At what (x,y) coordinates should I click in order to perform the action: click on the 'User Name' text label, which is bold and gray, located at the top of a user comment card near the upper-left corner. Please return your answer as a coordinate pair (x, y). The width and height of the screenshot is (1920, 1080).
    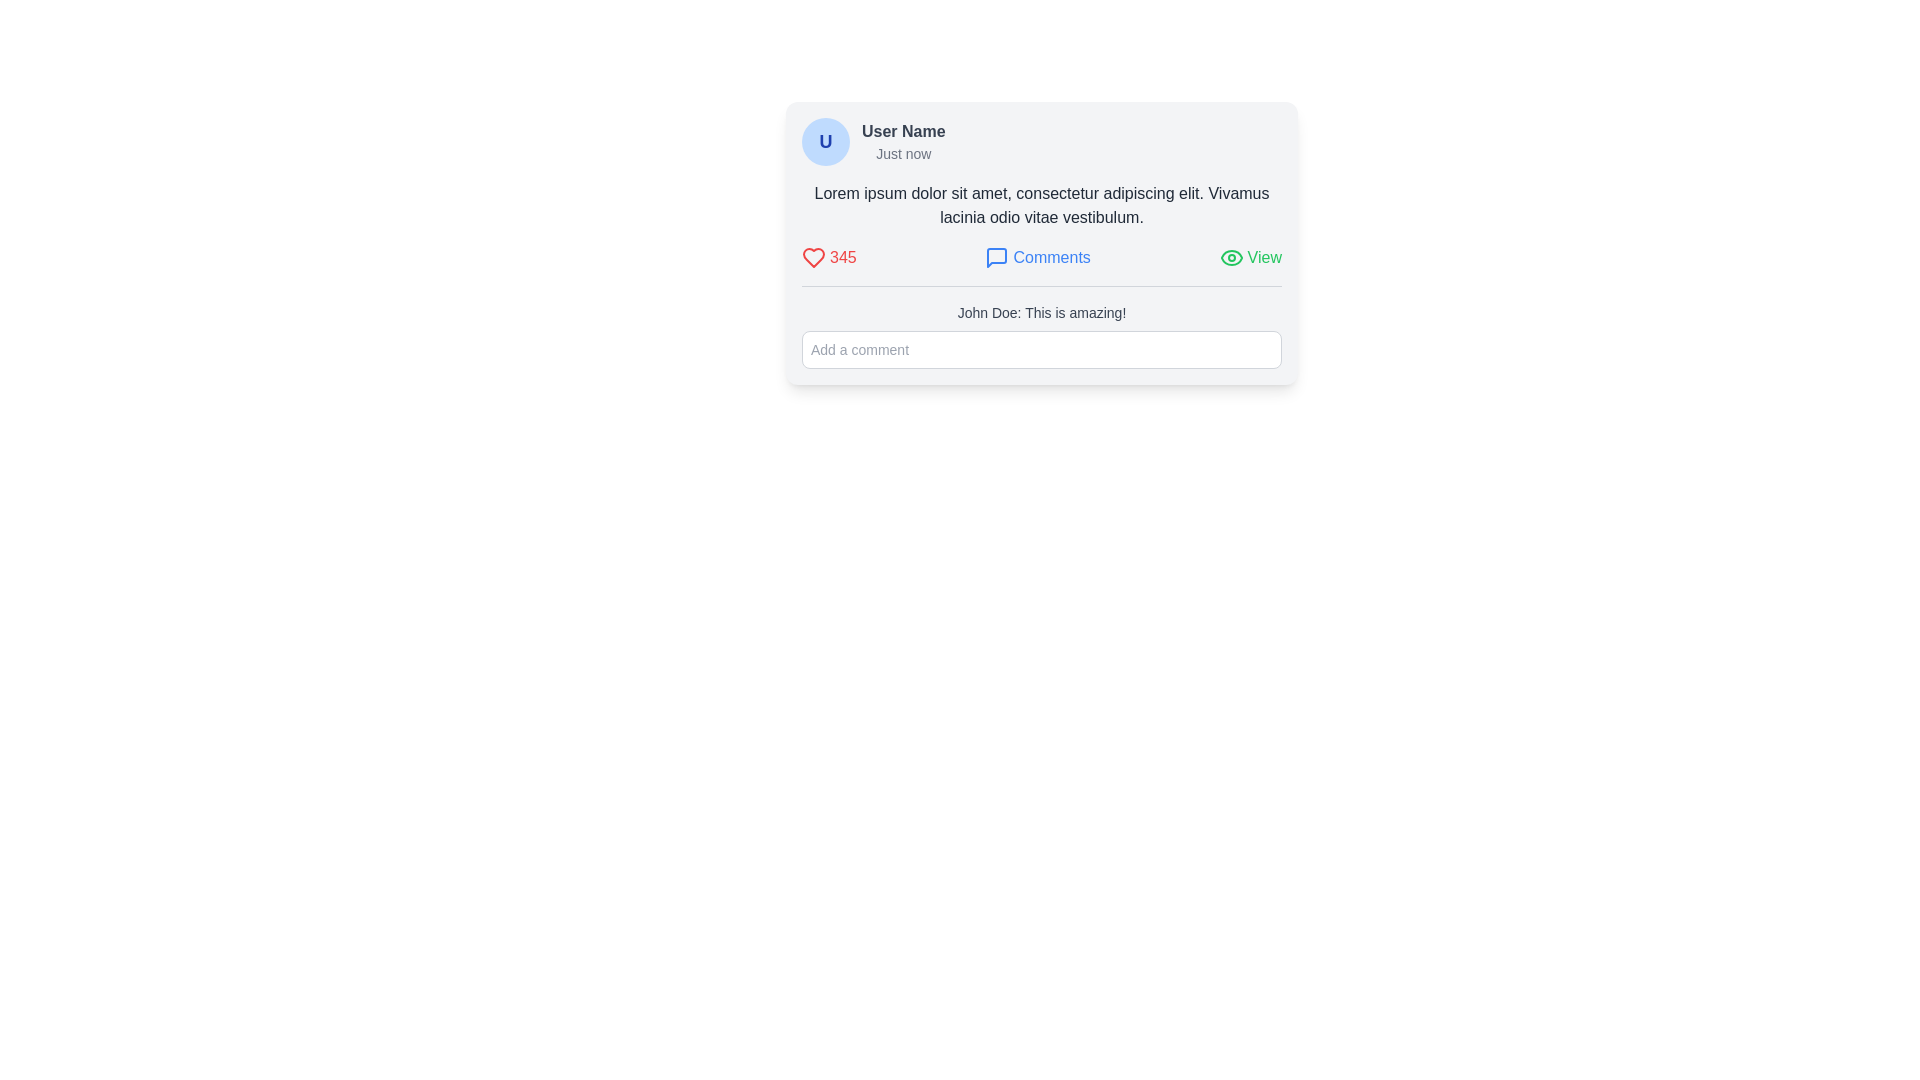
    Looking at the image, I should click on (902, 131).